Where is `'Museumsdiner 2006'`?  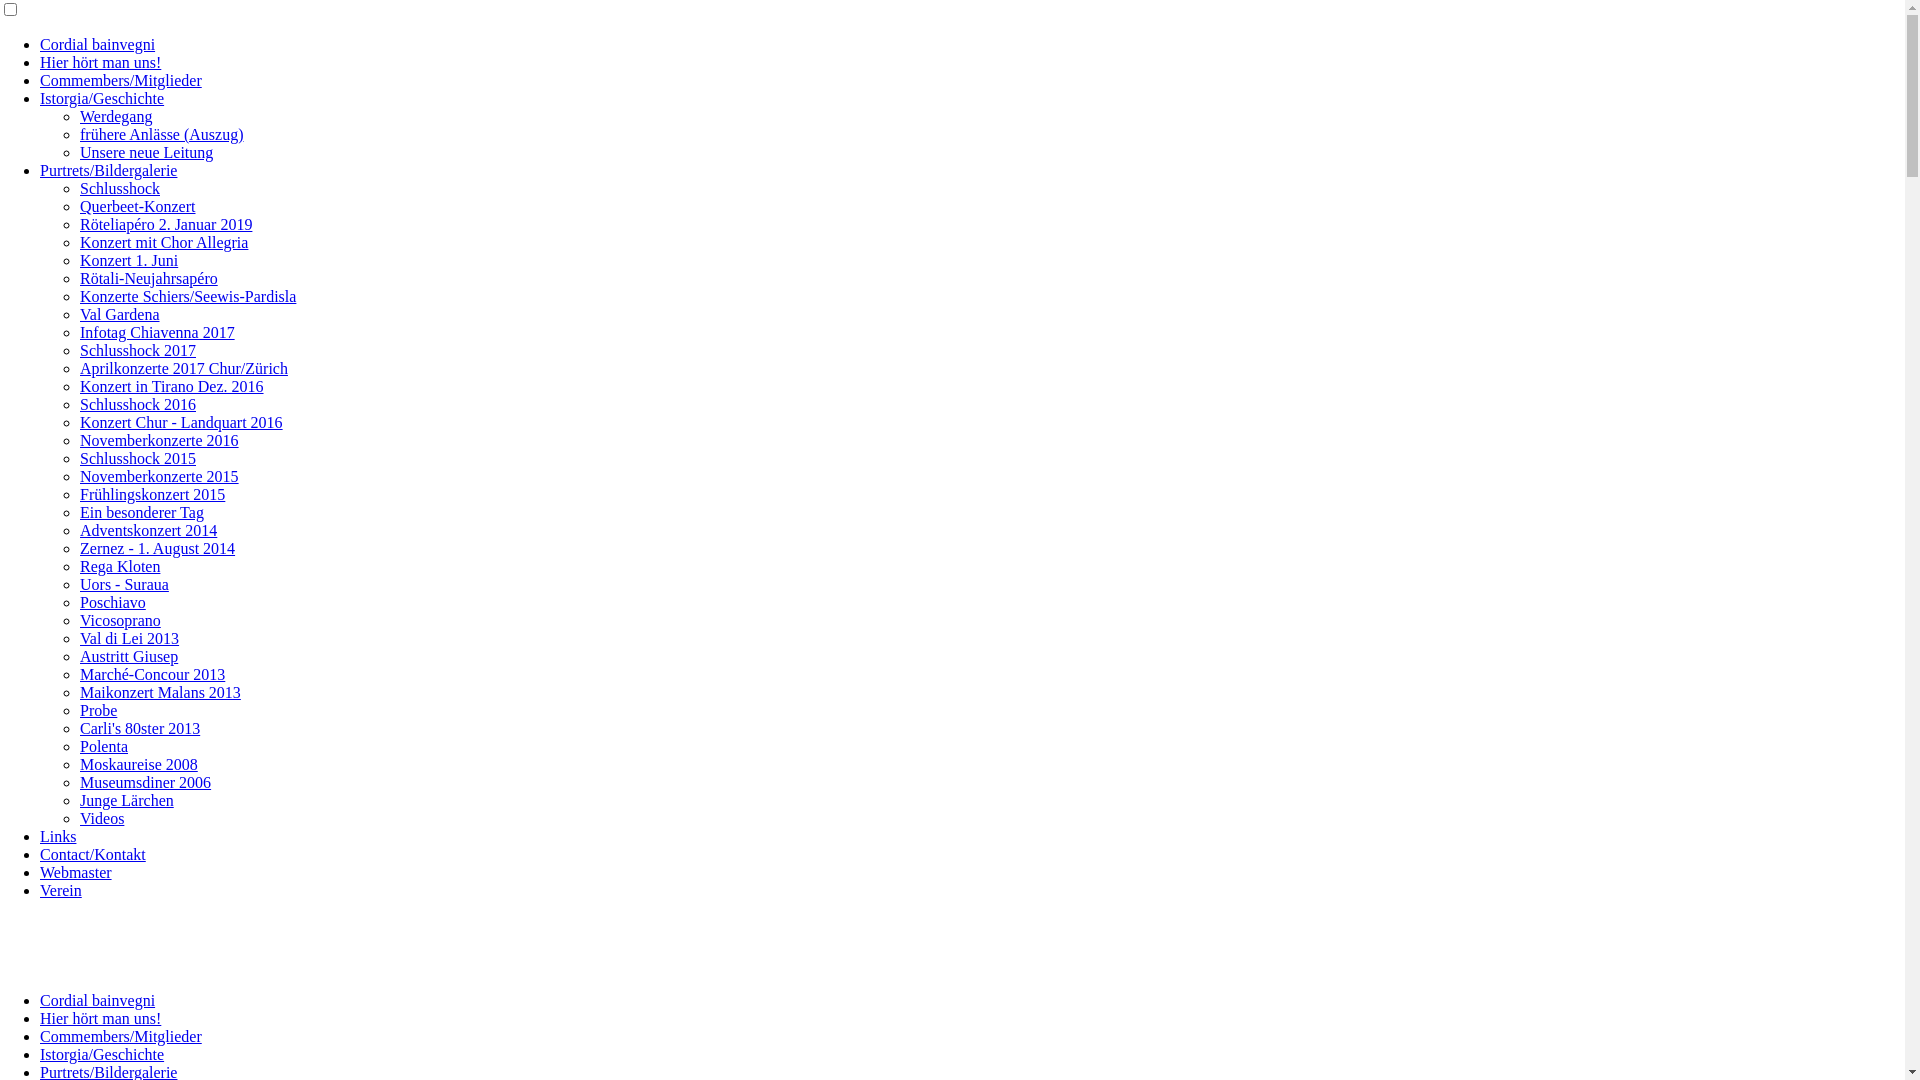 'Museumsdiner 2006' is located at coordinates (144, 781).